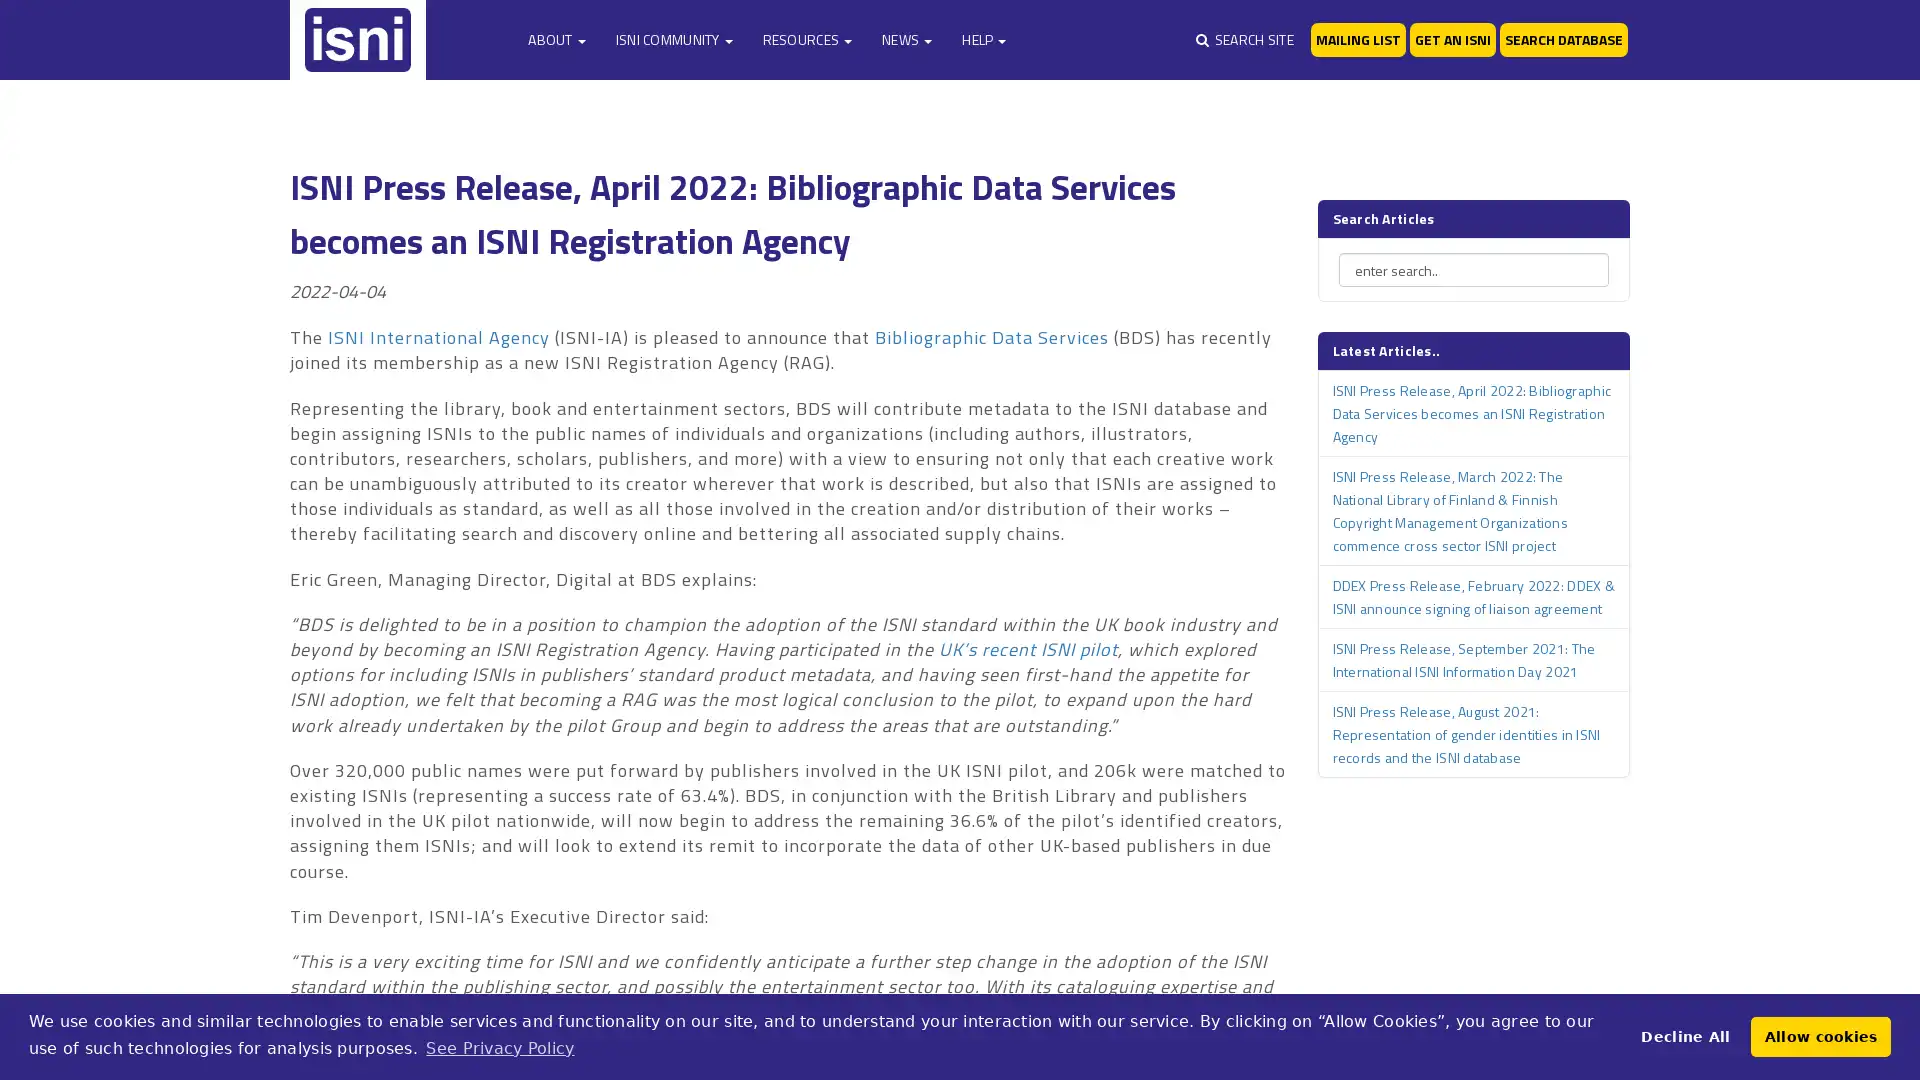 Image resolution: width=1920 pixels, height=1080 pixels. I want to click on learn more about cookies, so click(499, 1047).